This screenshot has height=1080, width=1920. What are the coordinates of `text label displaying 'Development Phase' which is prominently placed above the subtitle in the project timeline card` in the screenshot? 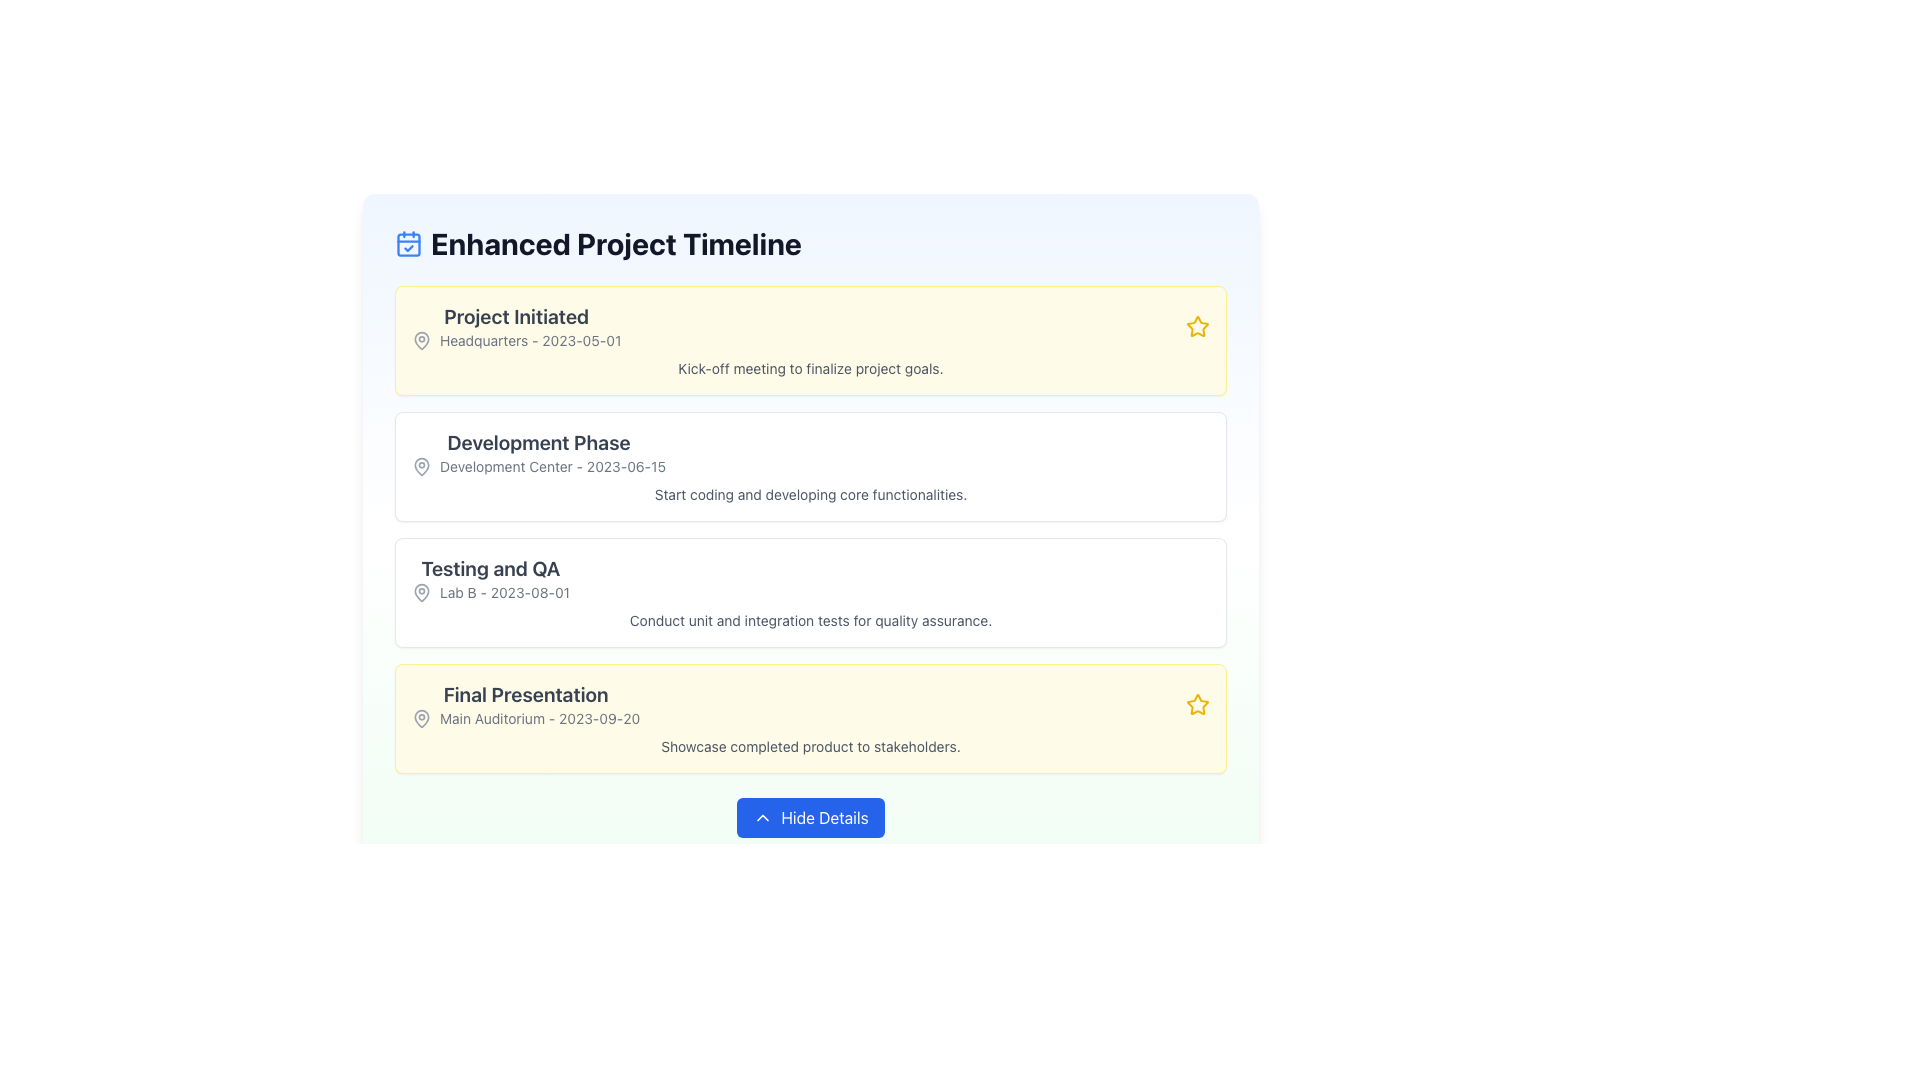 It's located at (538, 442).